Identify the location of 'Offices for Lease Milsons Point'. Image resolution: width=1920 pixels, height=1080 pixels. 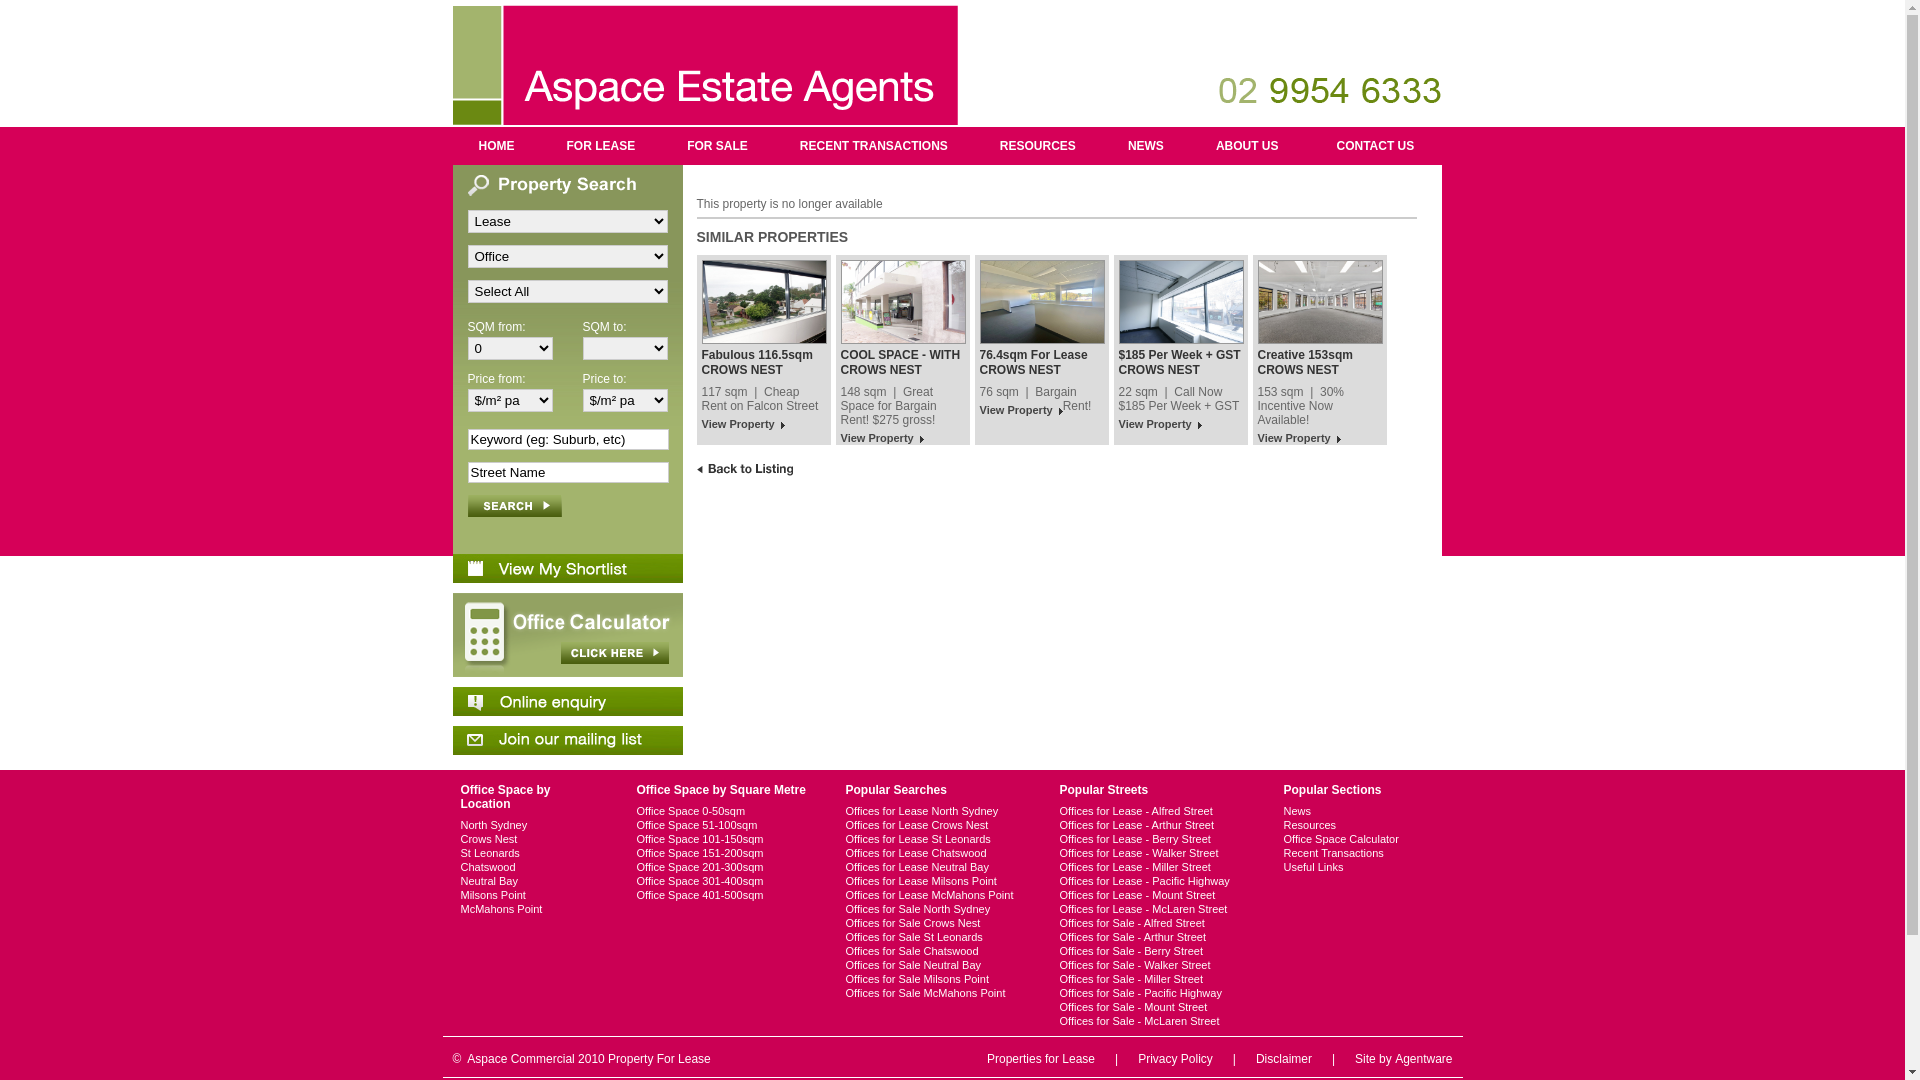
(845, 879).